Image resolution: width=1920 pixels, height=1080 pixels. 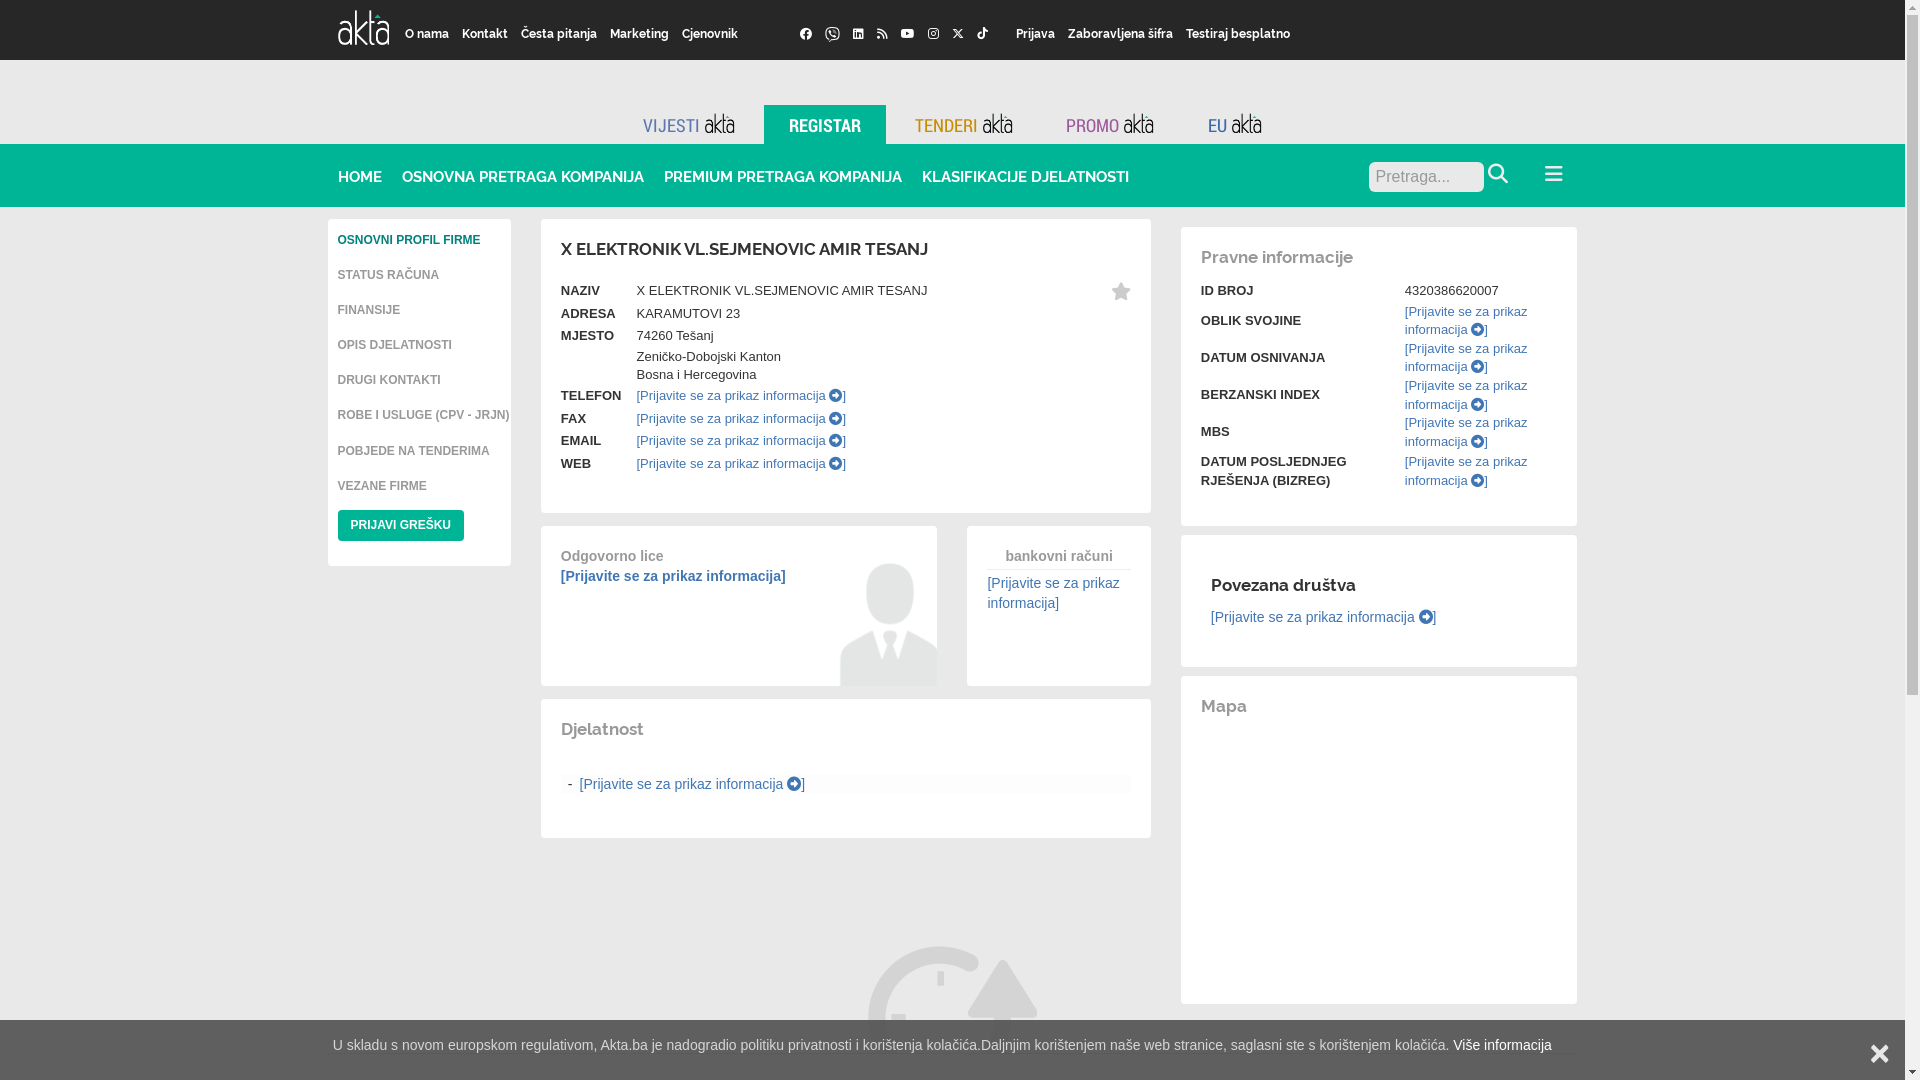 What do you see at coordinates (1233, 124) in the screenshot?
I see `'EU'` at bounding box center [1233, 124].